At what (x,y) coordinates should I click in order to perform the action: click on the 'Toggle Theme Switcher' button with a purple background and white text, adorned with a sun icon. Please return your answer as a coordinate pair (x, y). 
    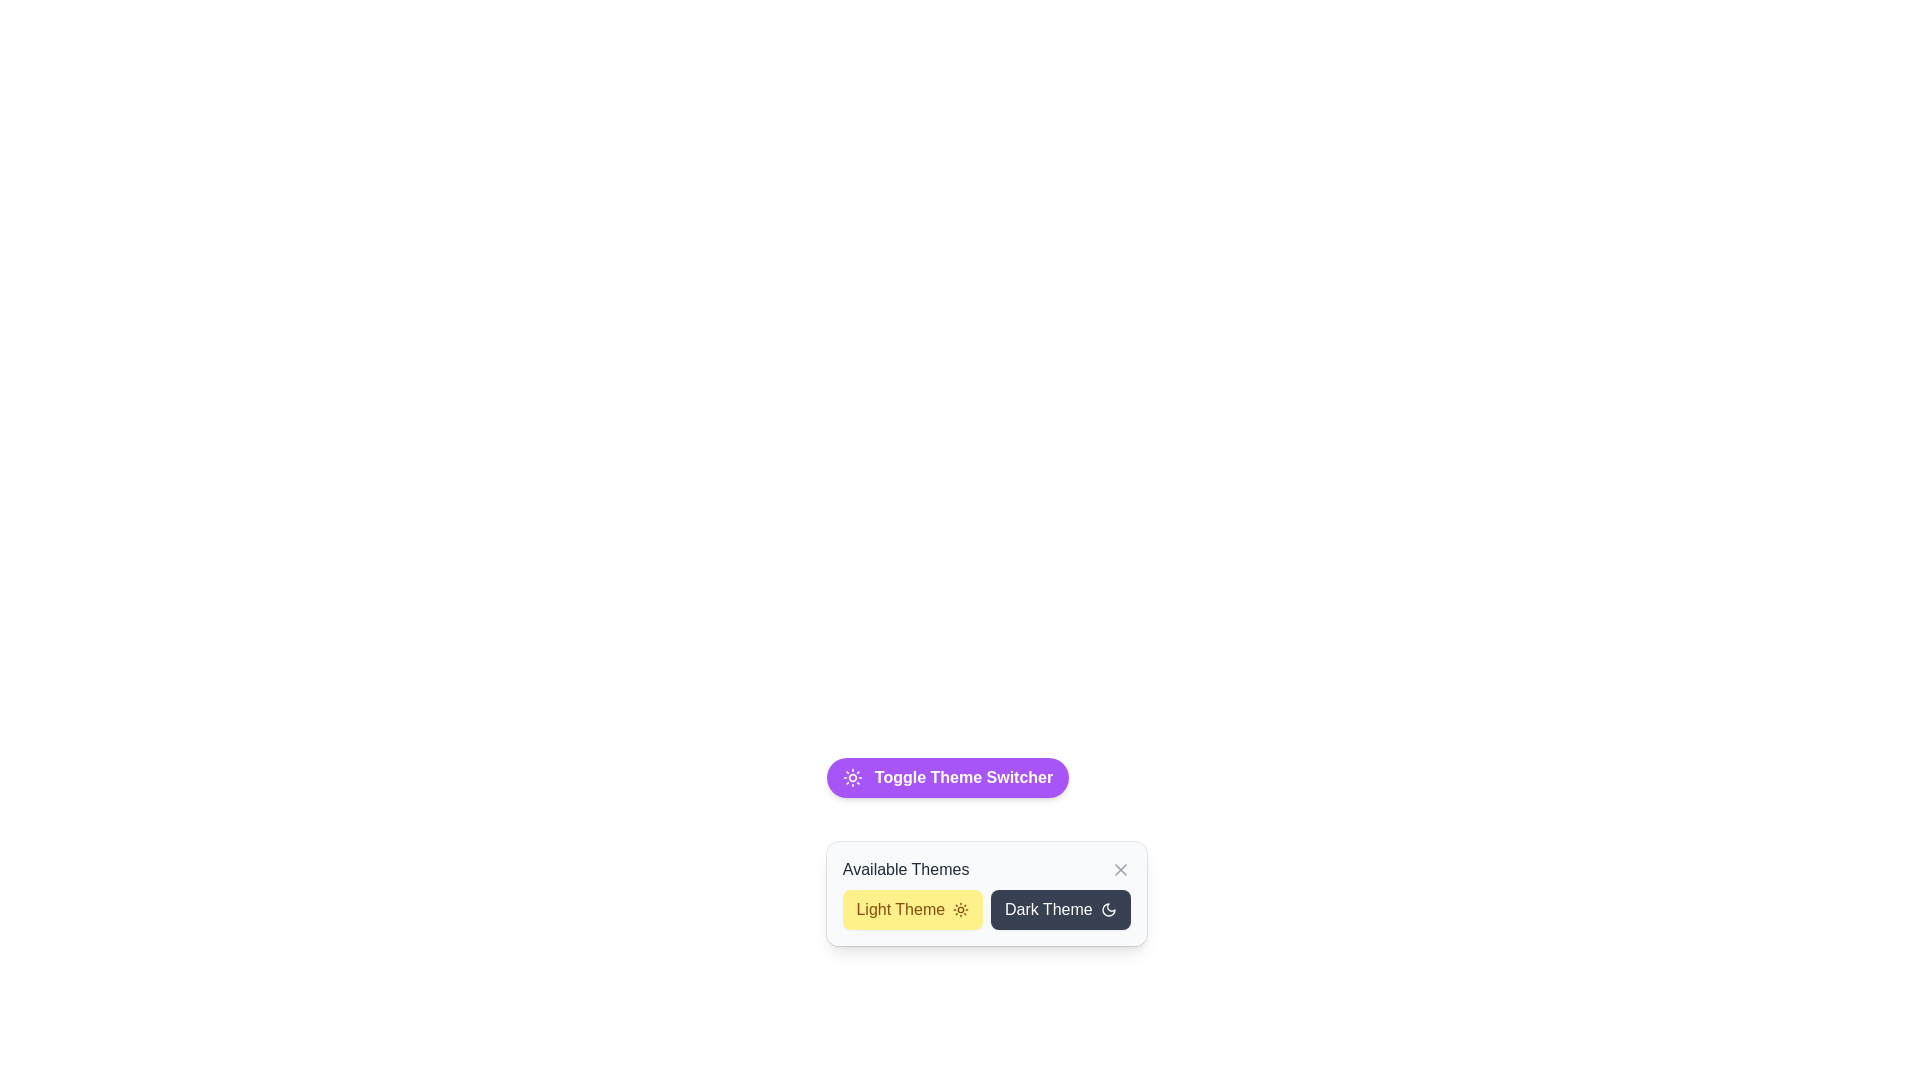
    Looking at the image, I should click on (947, 777).